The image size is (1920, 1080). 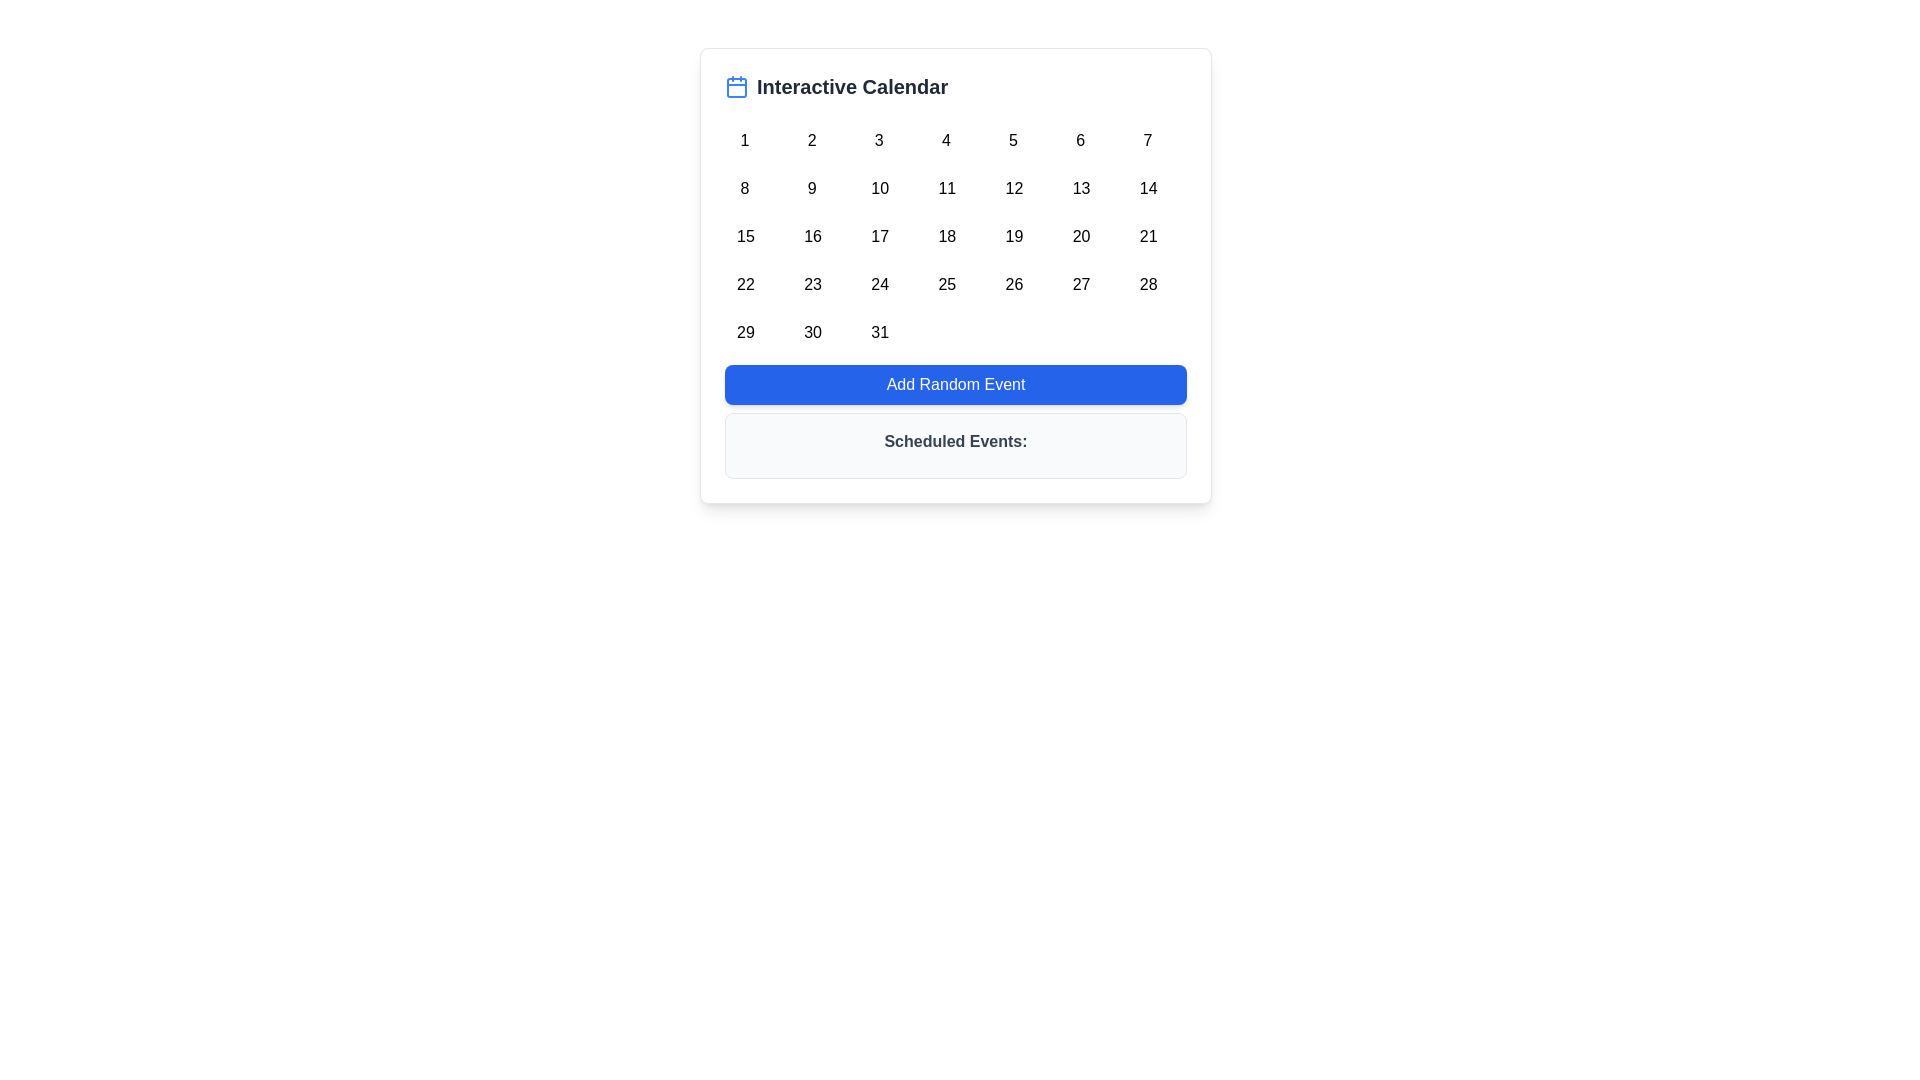 I want to click on the interactive button representing the 11th day in the calendar, located in the second row and fourth column of the grid layout, so click(x=945, y=185).